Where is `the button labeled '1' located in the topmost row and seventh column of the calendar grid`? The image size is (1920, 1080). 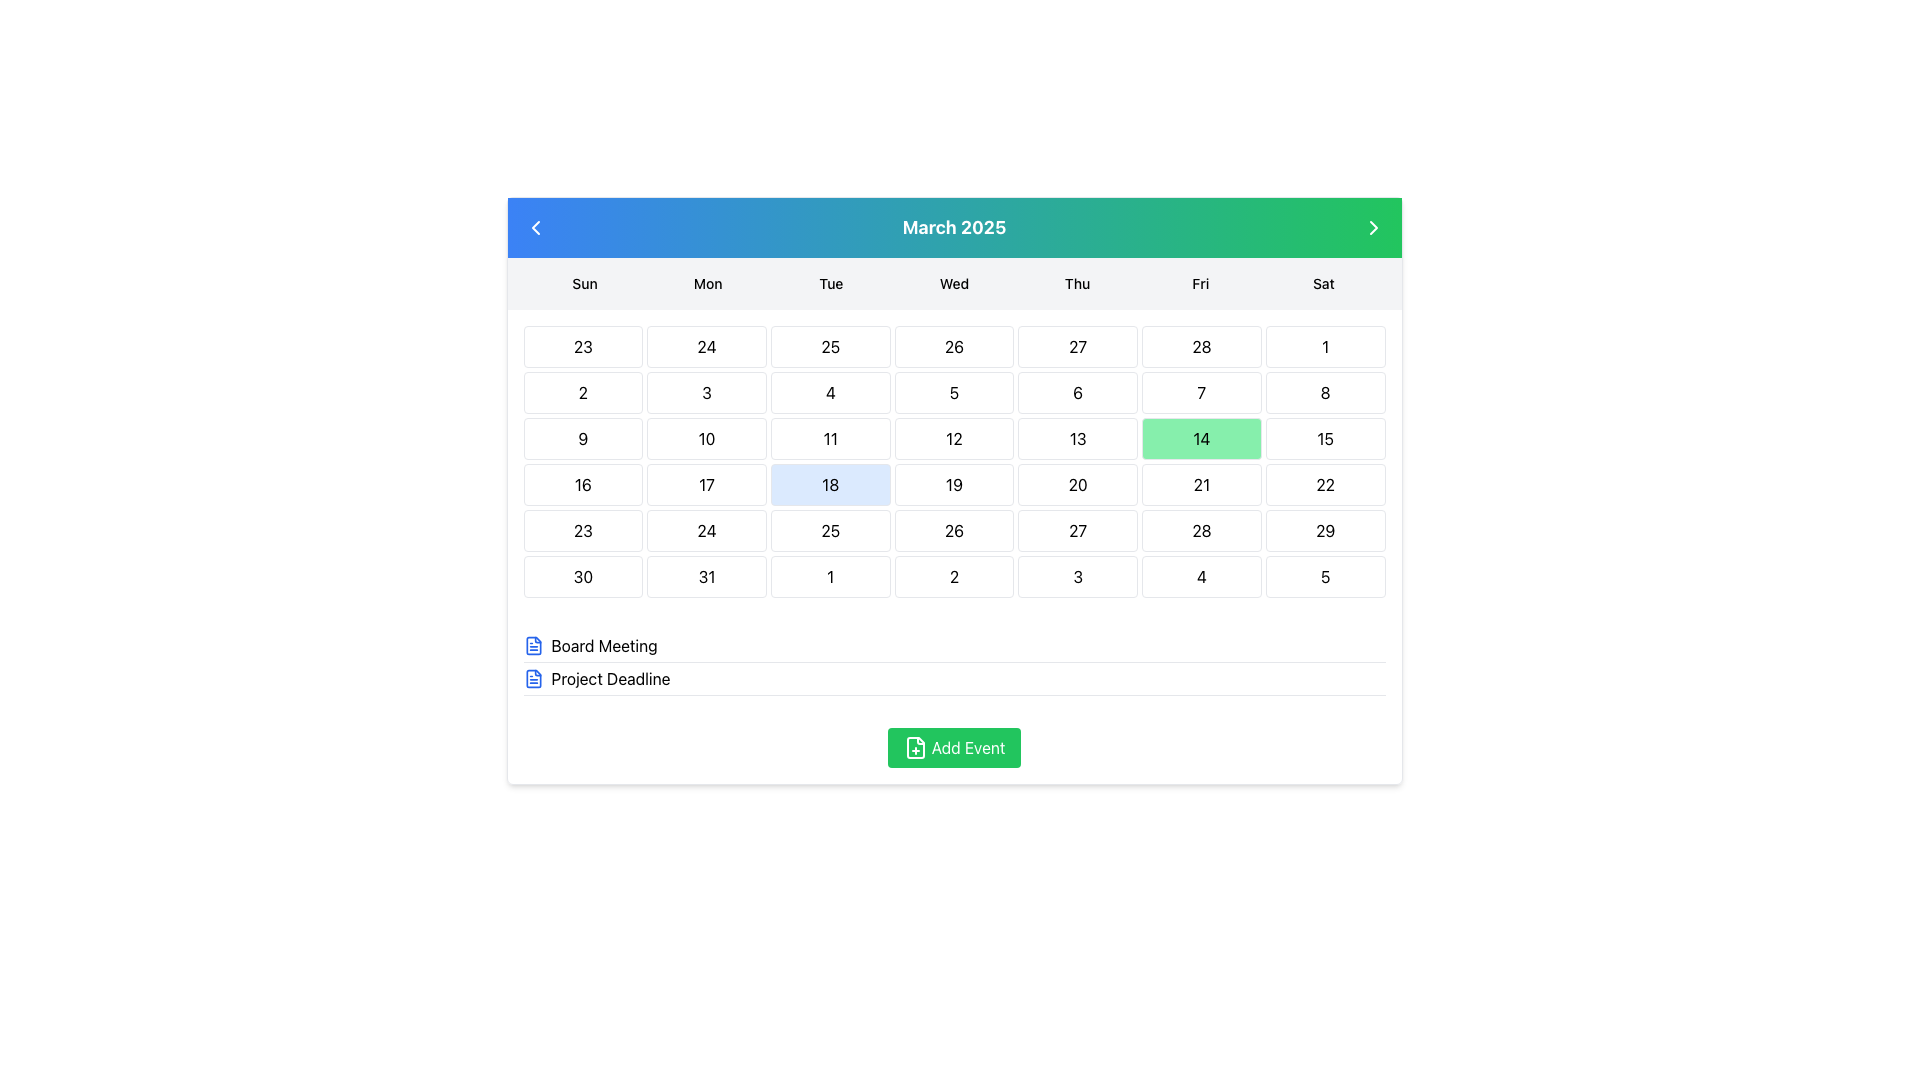 the button labeled '1' located in the topmost row and seventh column of the calendar grid is located at coordinates (1325, 346).